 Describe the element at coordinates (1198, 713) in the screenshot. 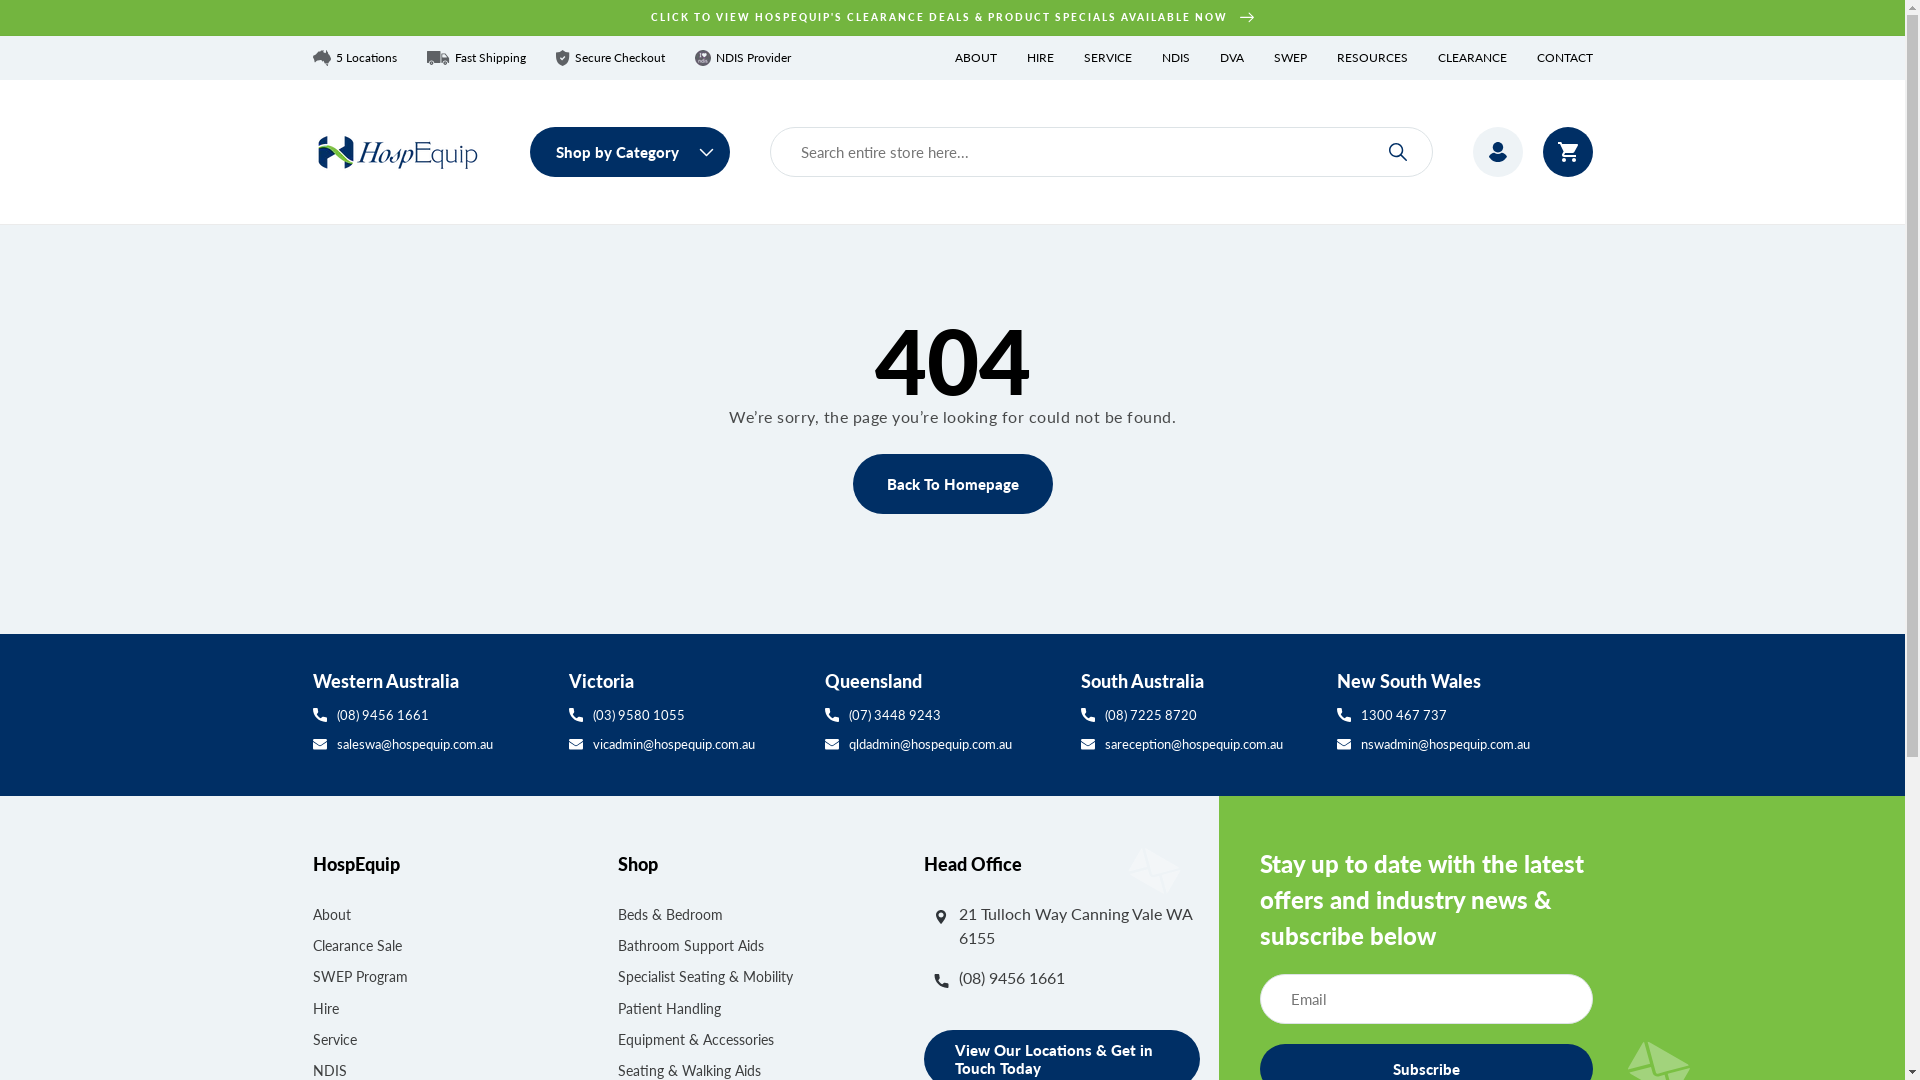

I see `'(08) 7225 8720'` at that location.